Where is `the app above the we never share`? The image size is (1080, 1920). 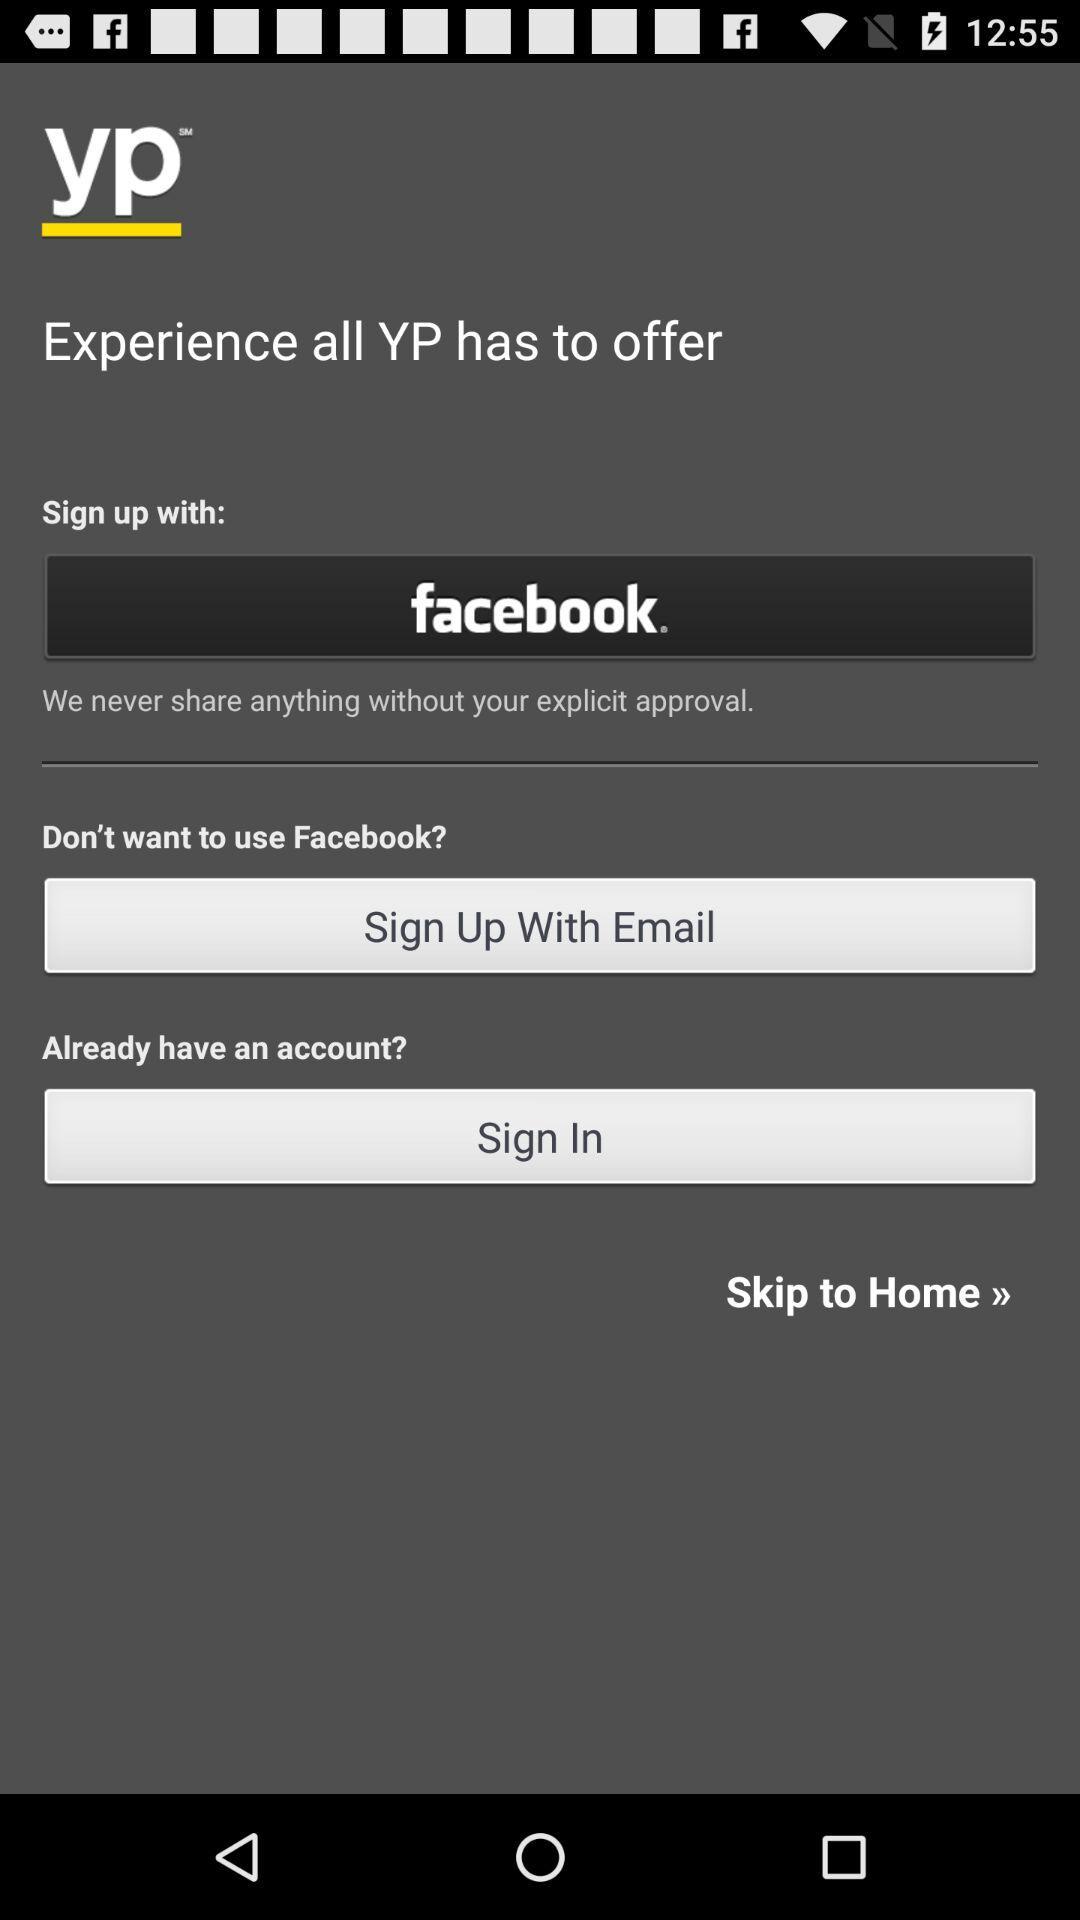
the app above the we never share is located at coordinates (540, 604).